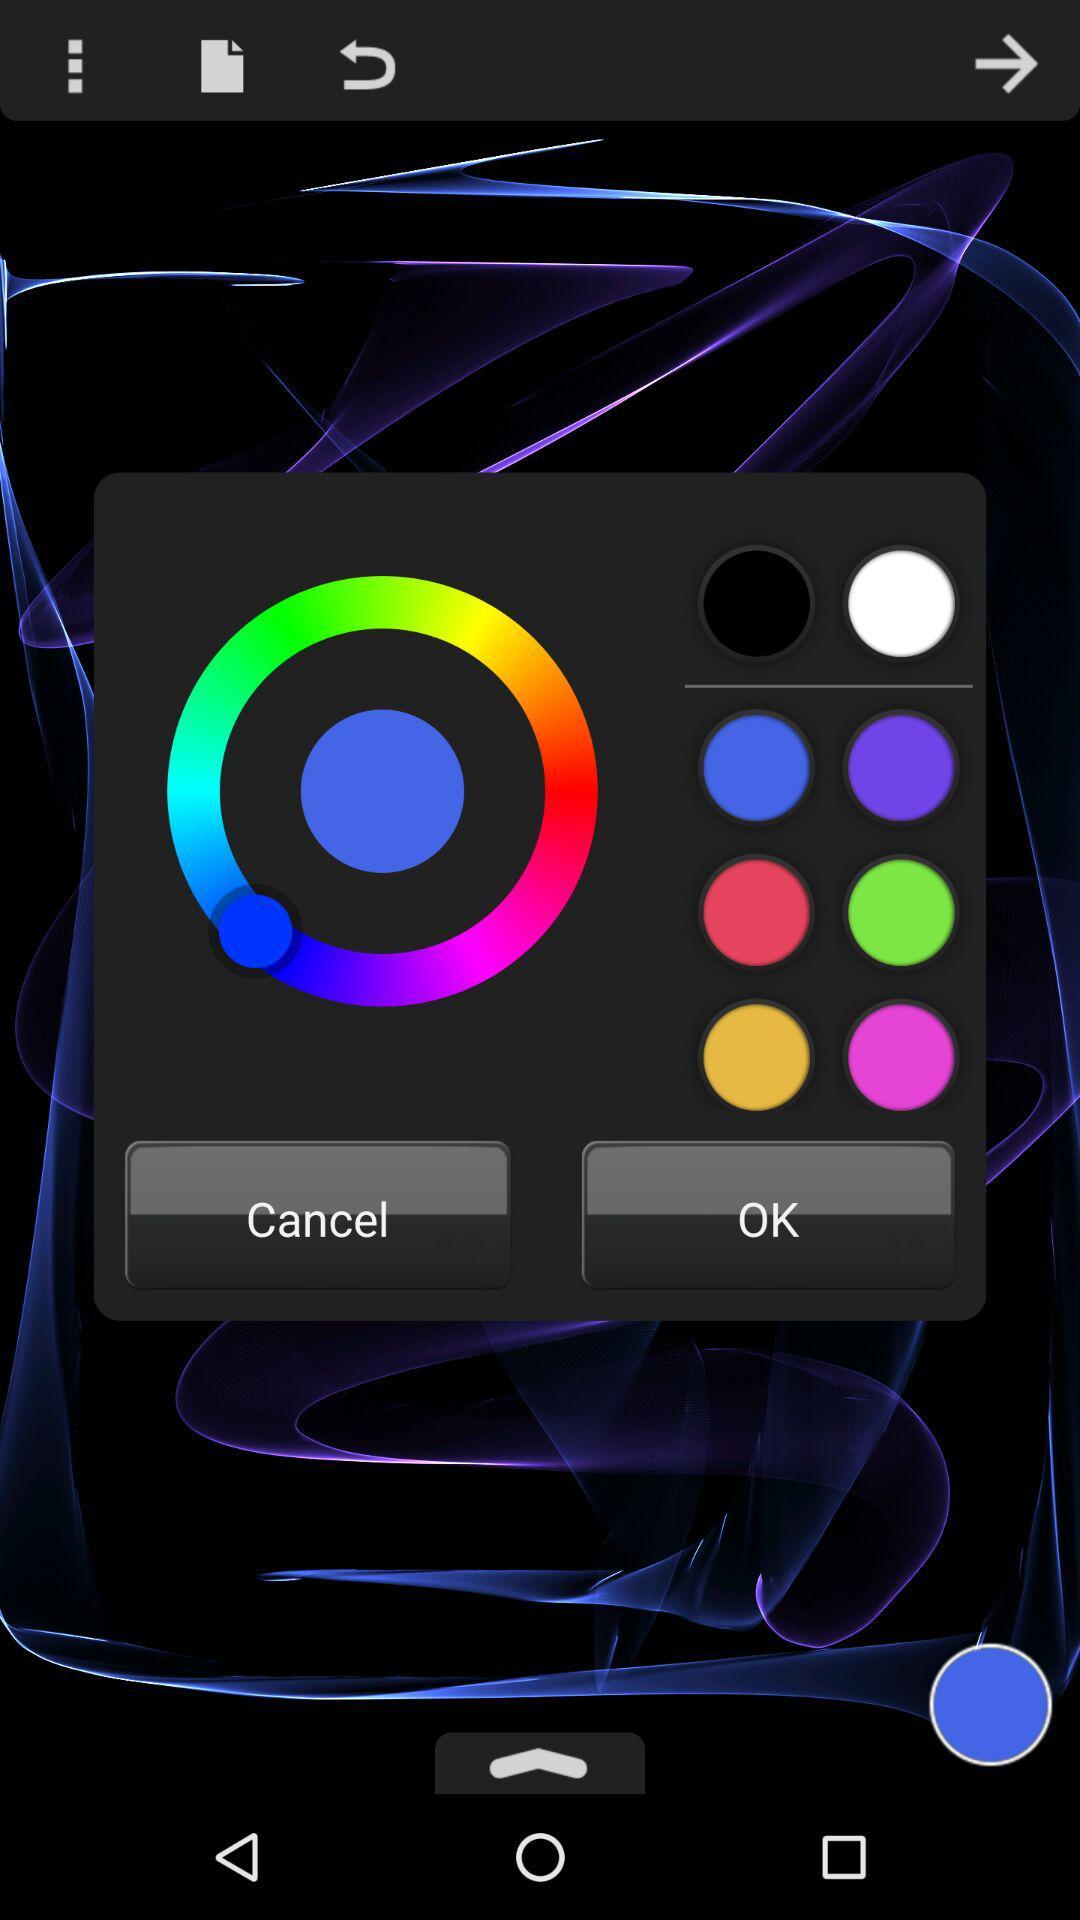 This screenshot has width=1080, height=1920. I want to click on colour icon, so click(901, 912).